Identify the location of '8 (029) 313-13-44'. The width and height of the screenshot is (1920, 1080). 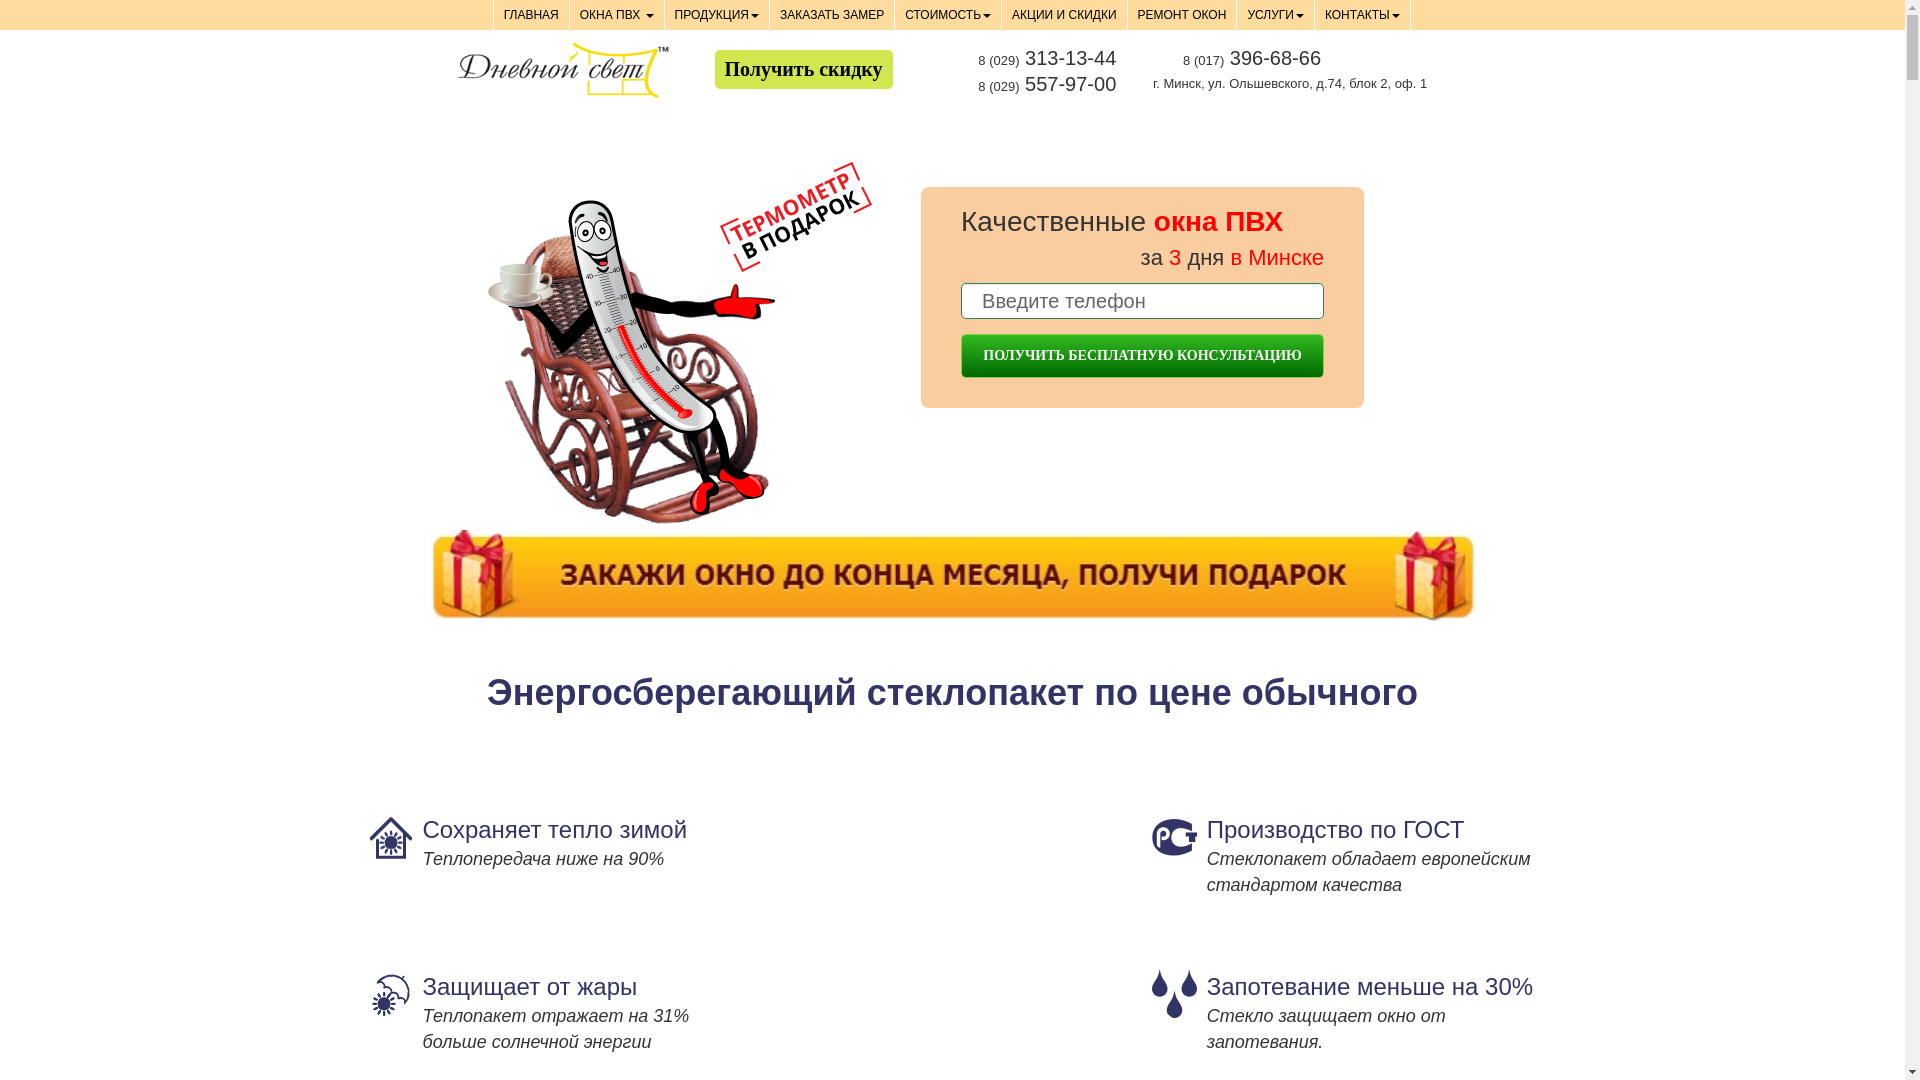
(1045, 56).